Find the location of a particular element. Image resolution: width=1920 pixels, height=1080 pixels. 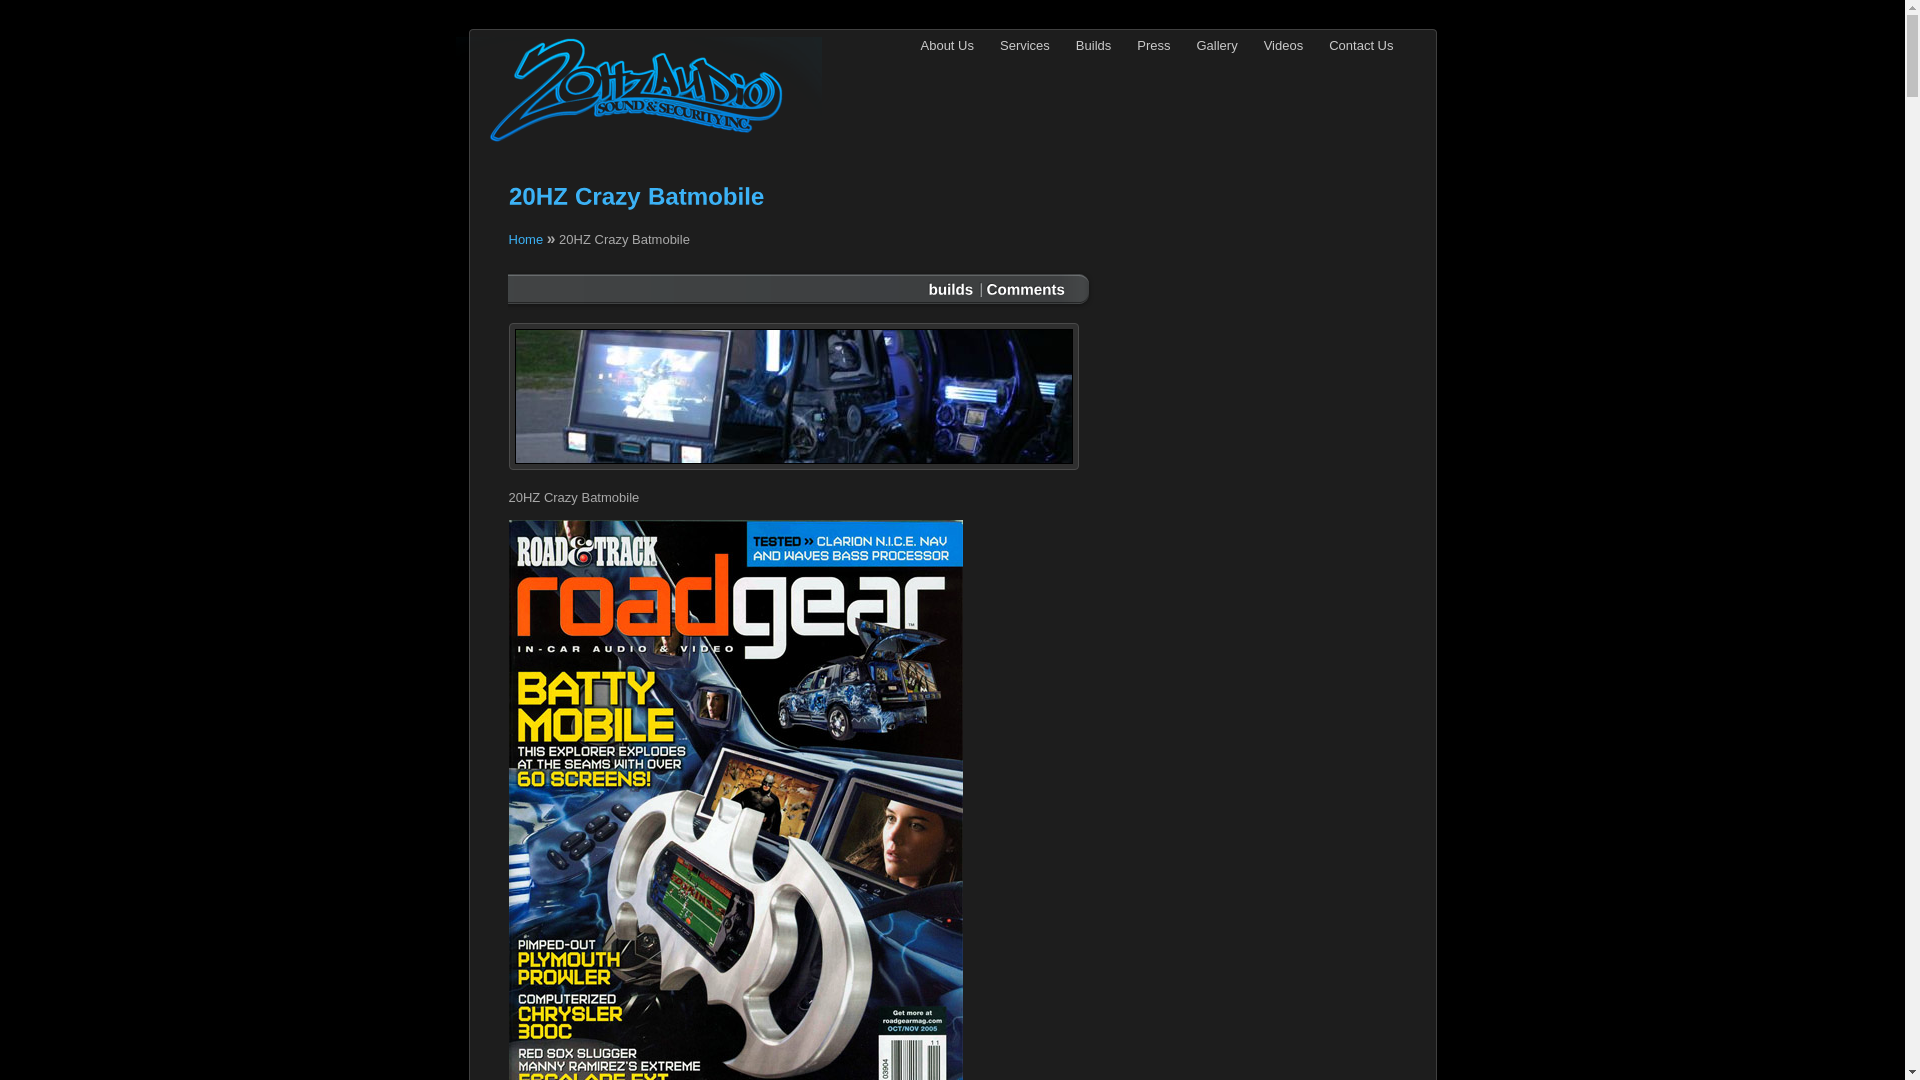

'Home' is located at coordinates (525, 238).